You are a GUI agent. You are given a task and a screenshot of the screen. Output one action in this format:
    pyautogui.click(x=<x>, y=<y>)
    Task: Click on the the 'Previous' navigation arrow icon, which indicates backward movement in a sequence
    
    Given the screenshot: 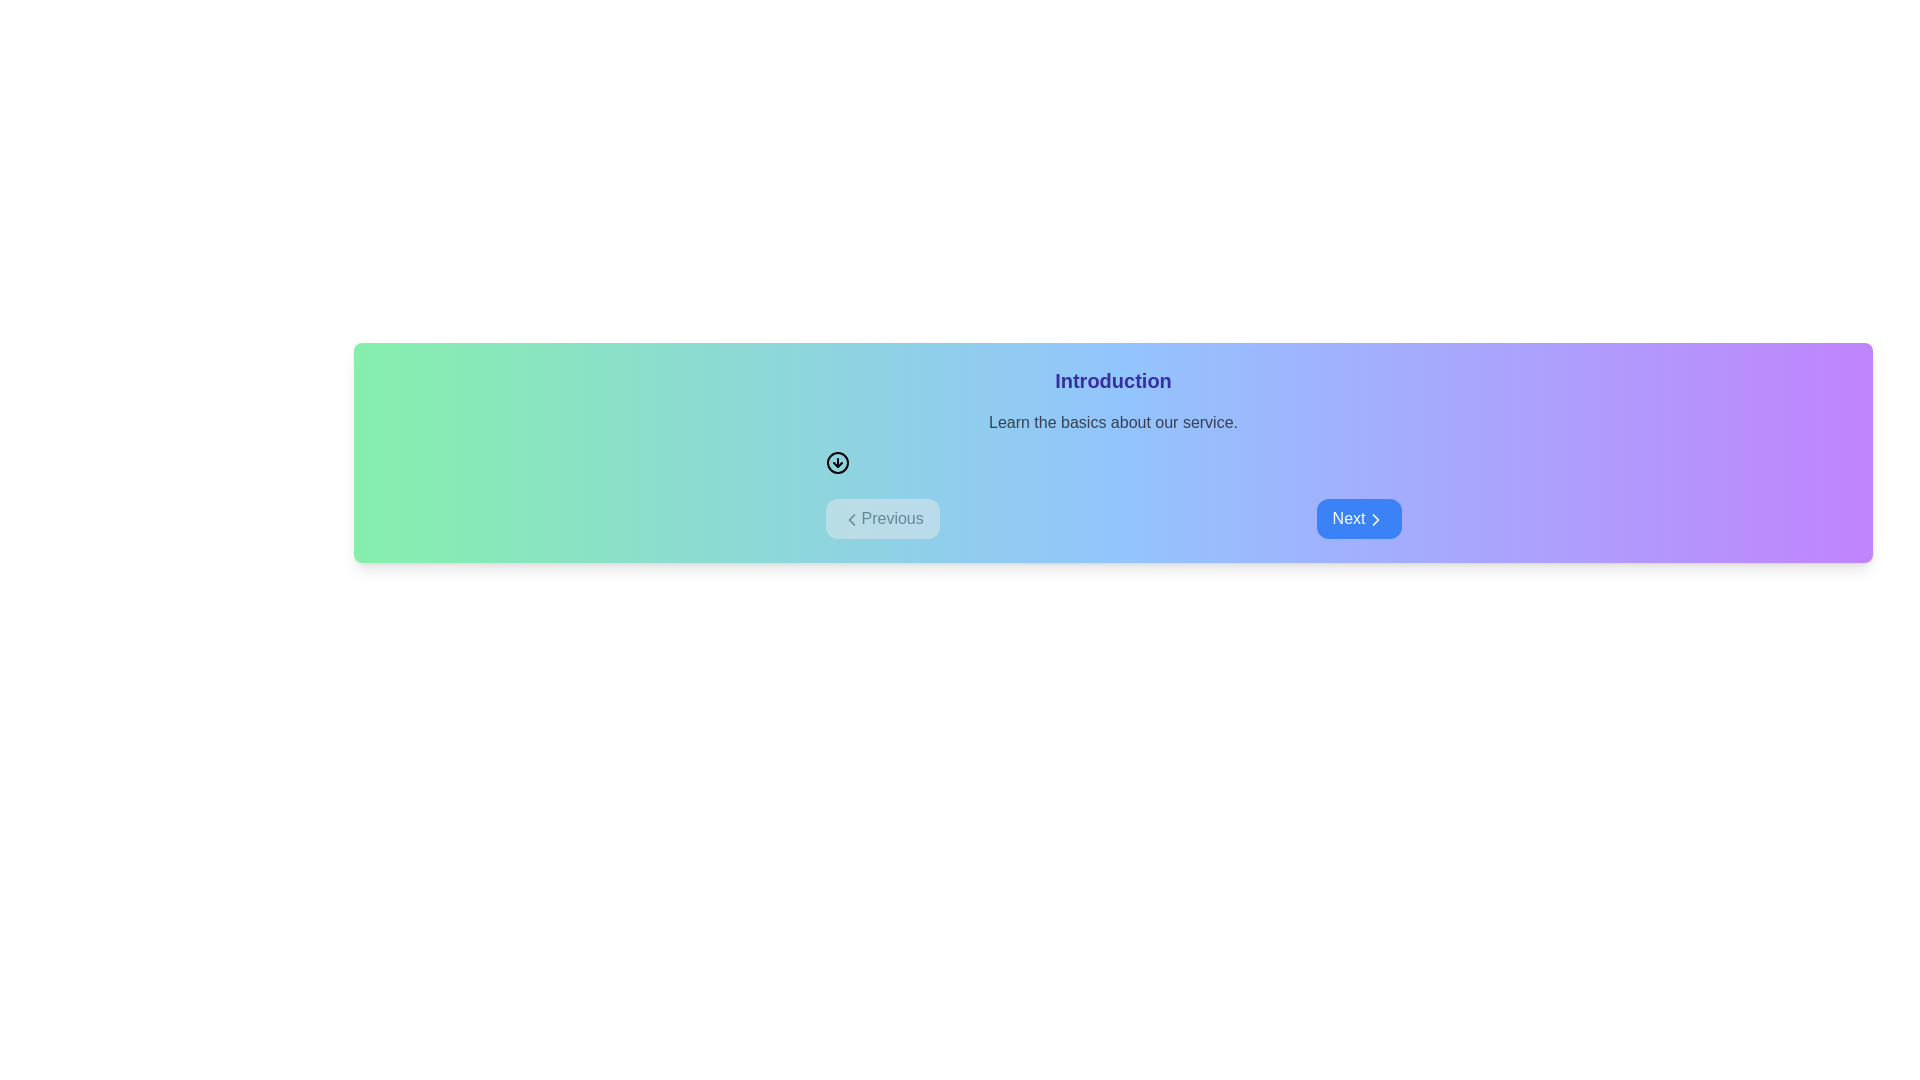 What is the action you would take?
    pyautogui.click(x=851, y=518)
    